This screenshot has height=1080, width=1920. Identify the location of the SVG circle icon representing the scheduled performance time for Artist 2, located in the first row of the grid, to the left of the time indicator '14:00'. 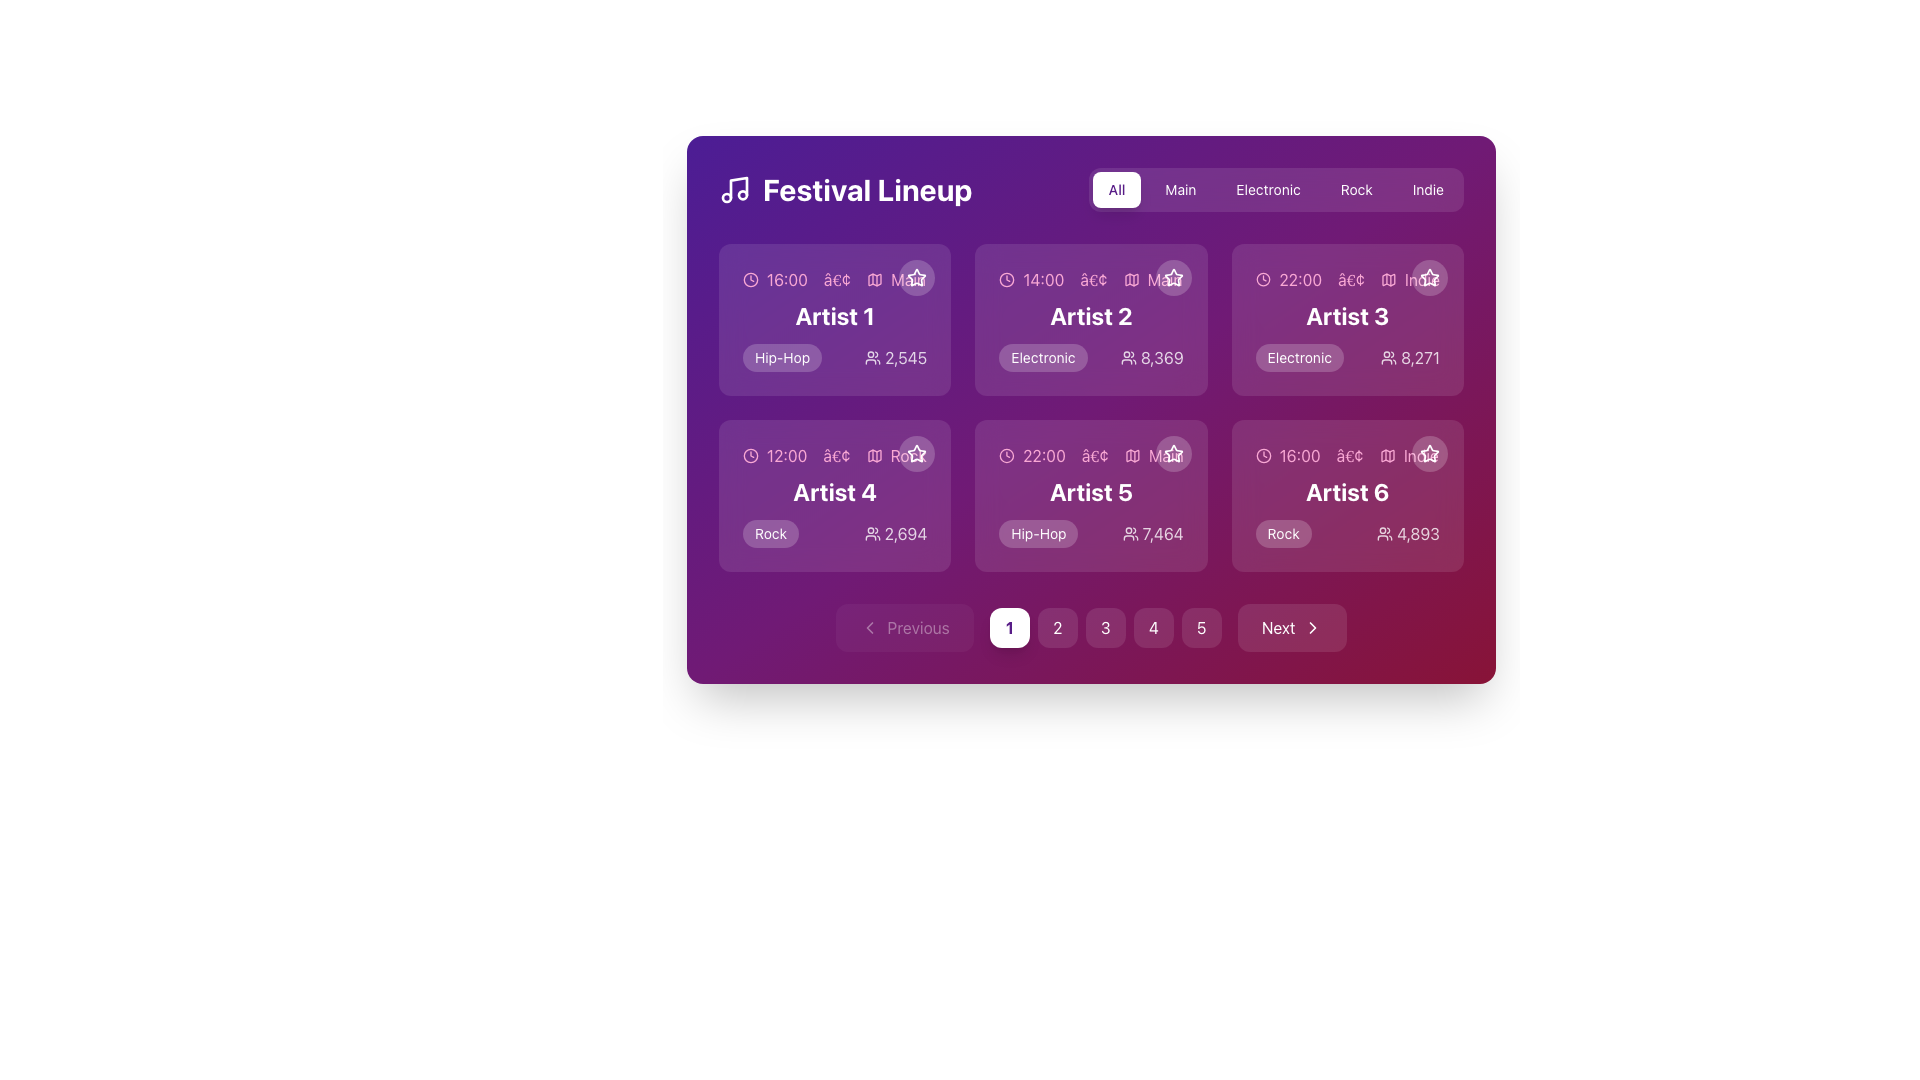
(1007, 280).